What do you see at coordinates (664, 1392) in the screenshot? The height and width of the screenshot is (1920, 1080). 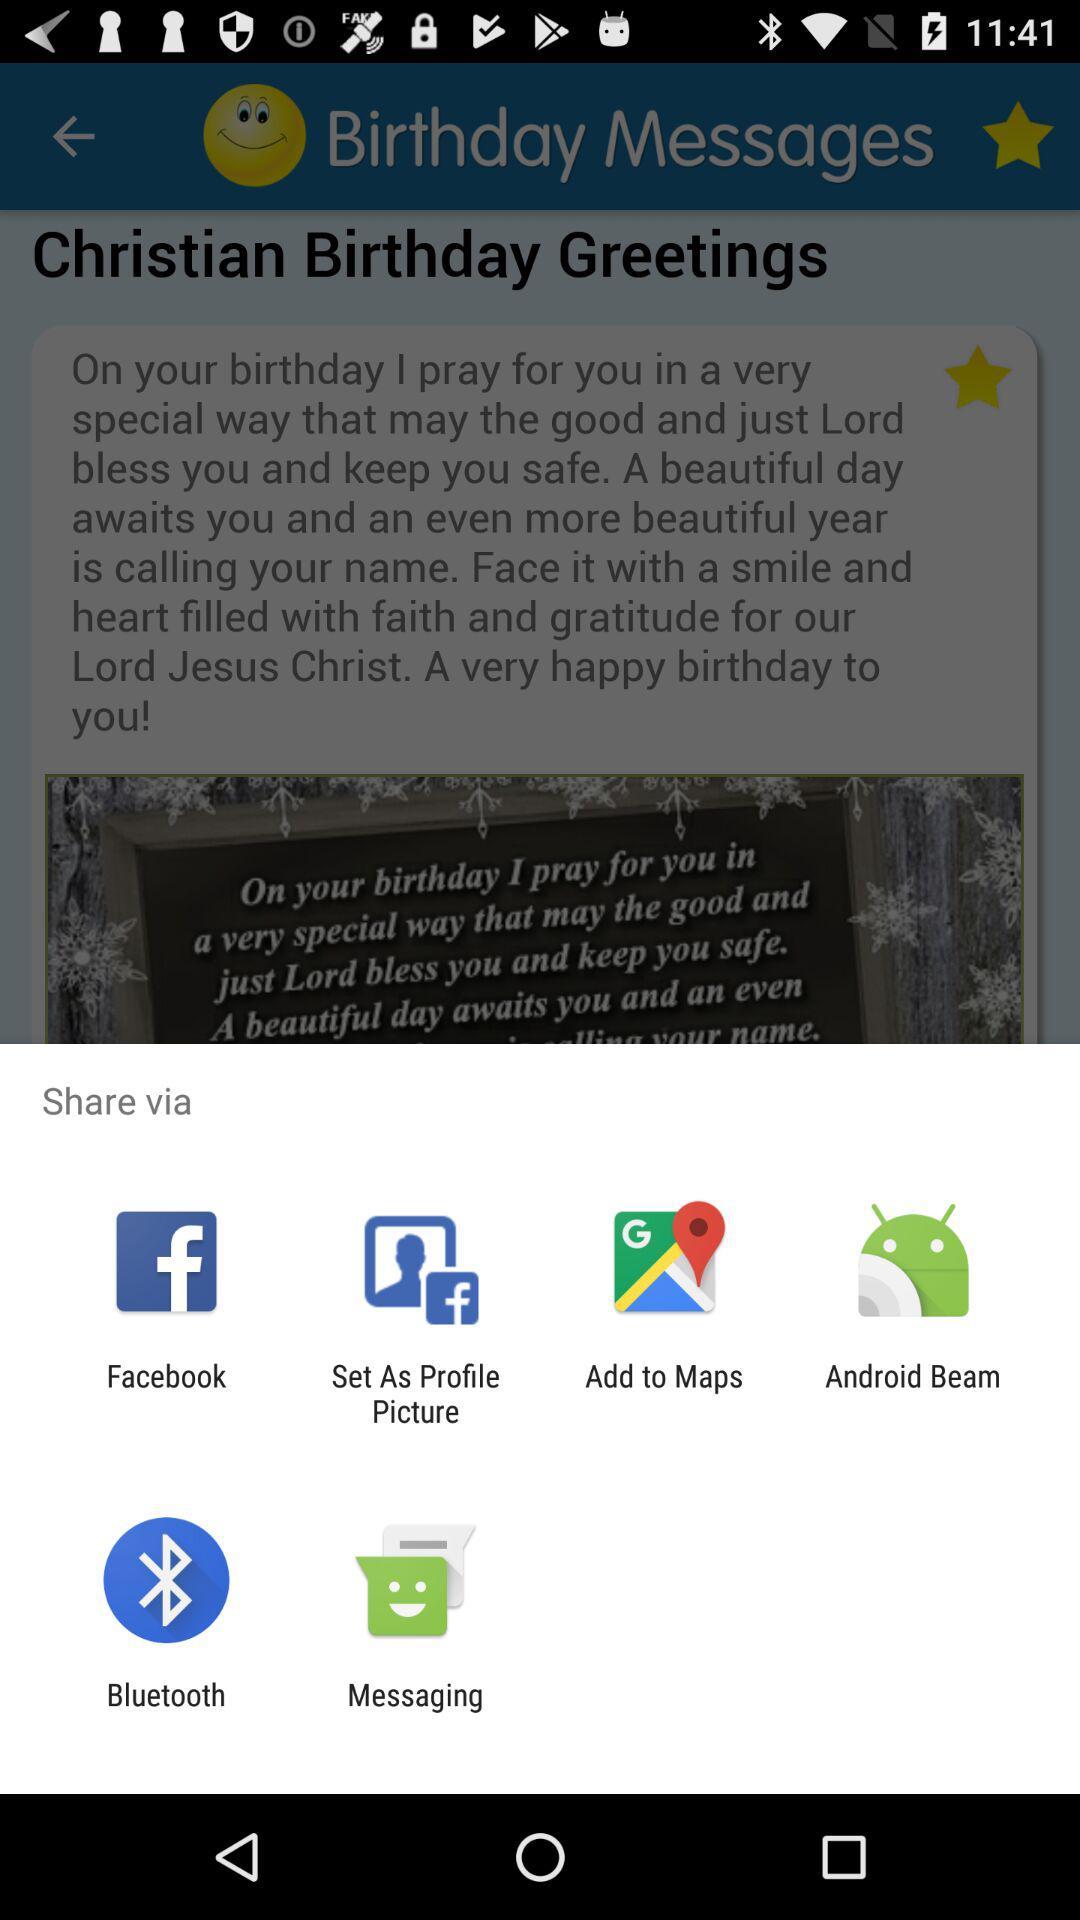 I see `the add to maps` at bounding box center [664, 1392].